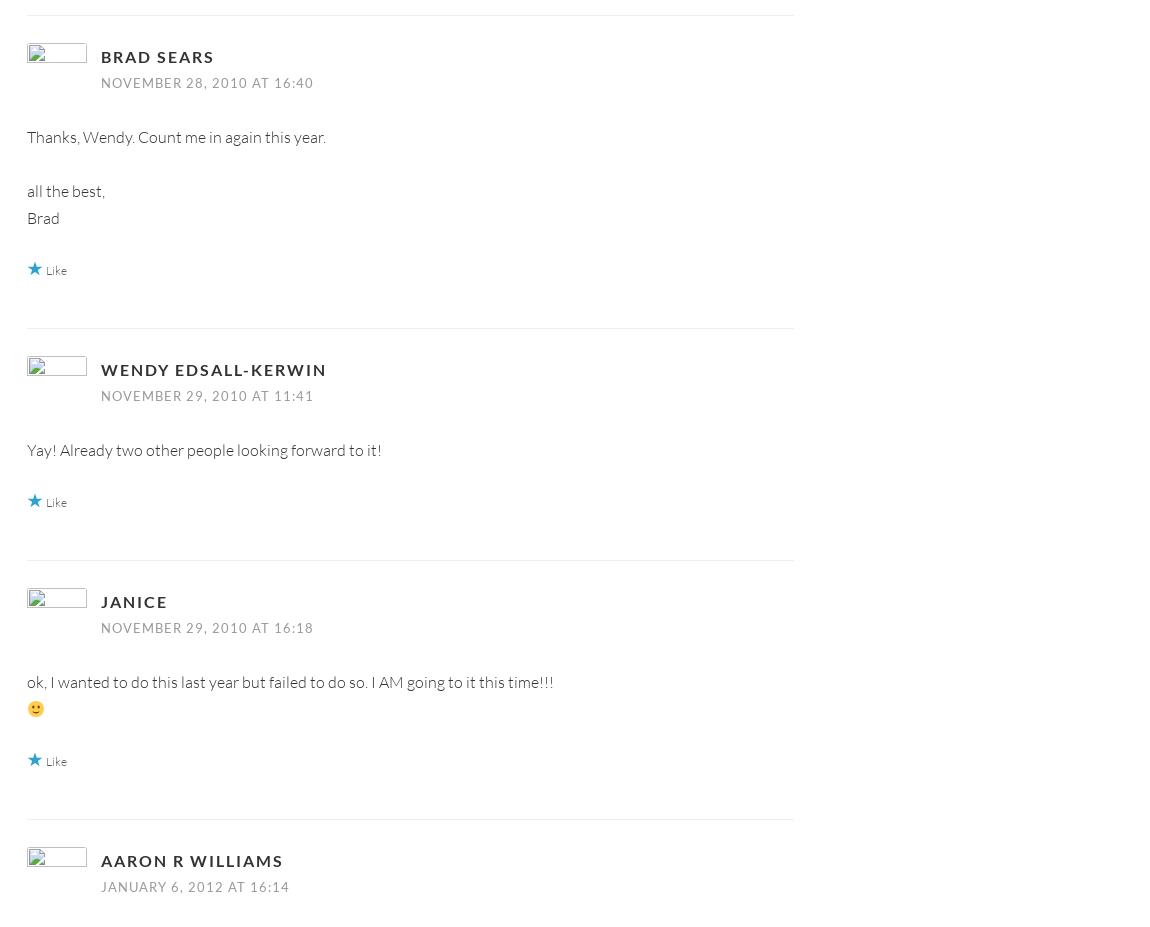  What do you see at coordinates (206, 81) in the screenshot?
I see `'November 28, 2010 at 16:40'` at bounding box center [206, 81].